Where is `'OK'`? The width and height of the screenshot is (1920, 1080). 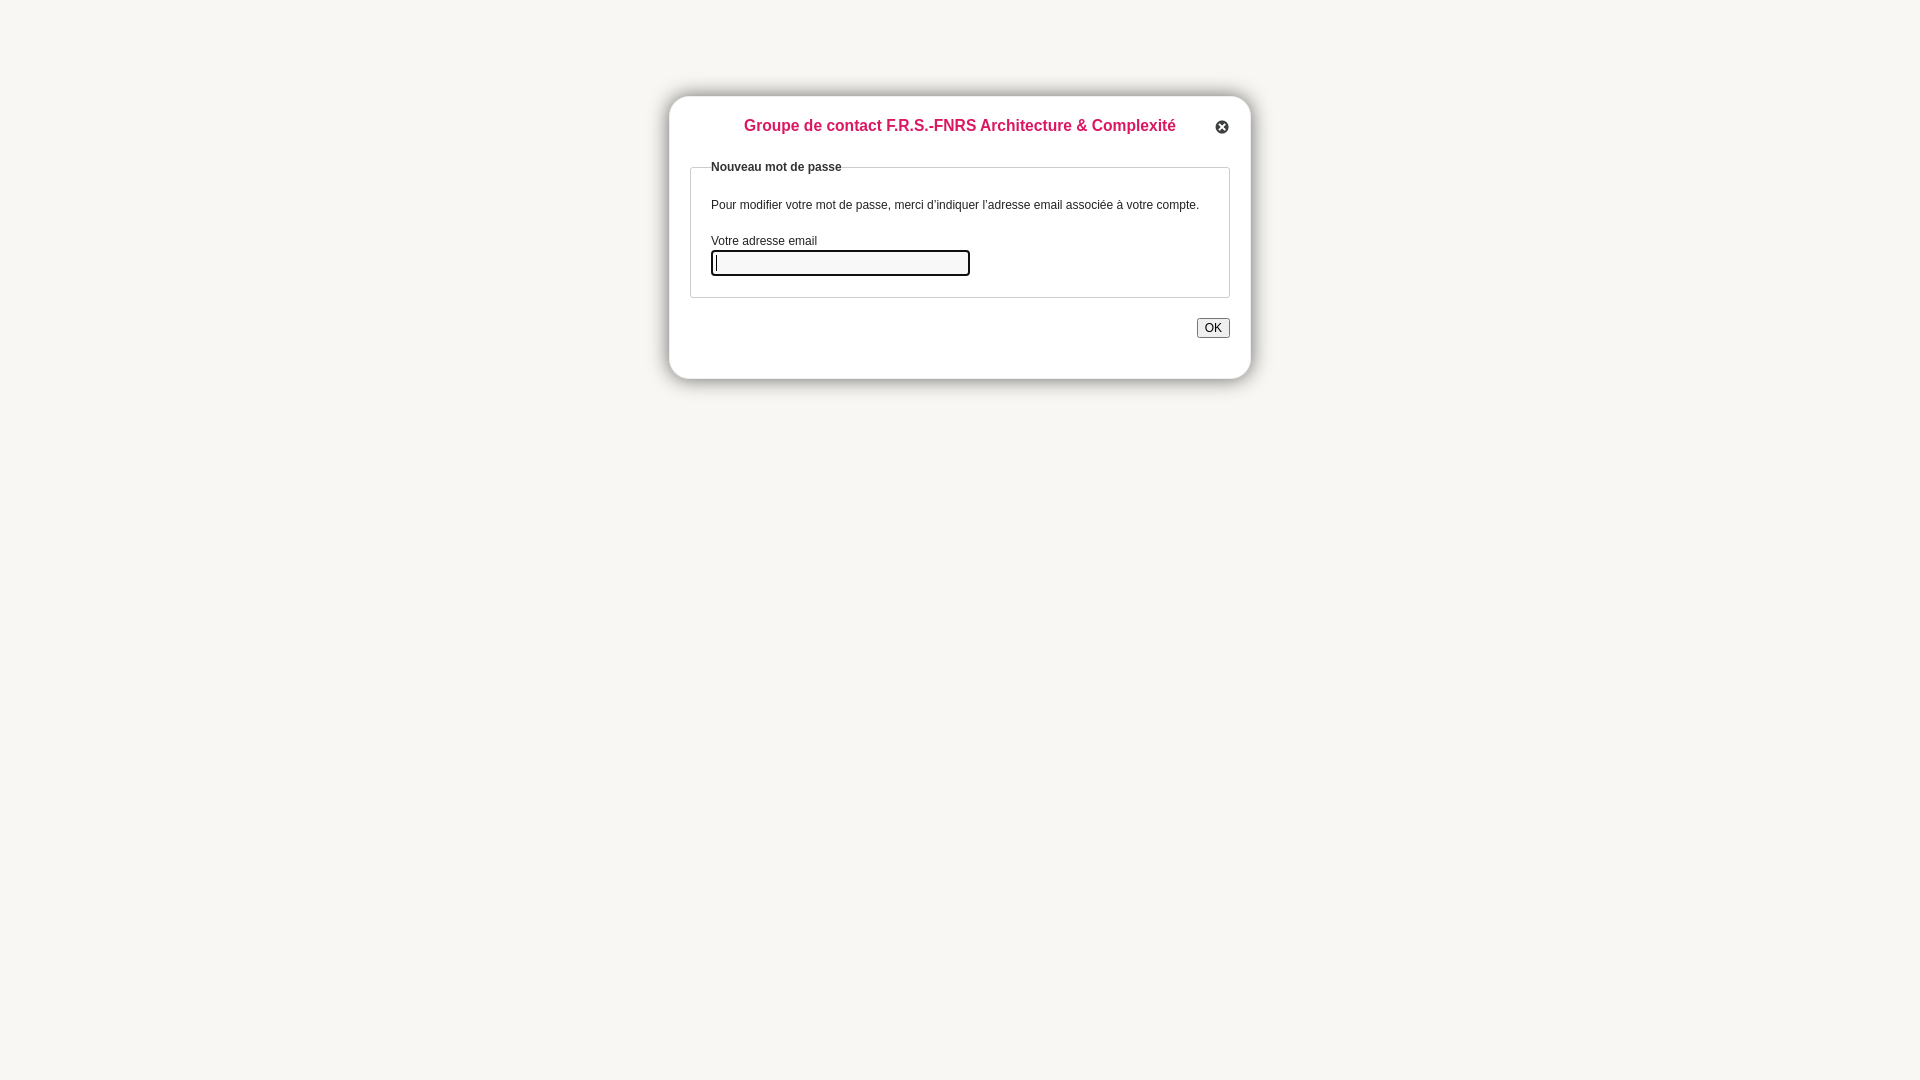
'OK' is located at coordinates (1212, 326).